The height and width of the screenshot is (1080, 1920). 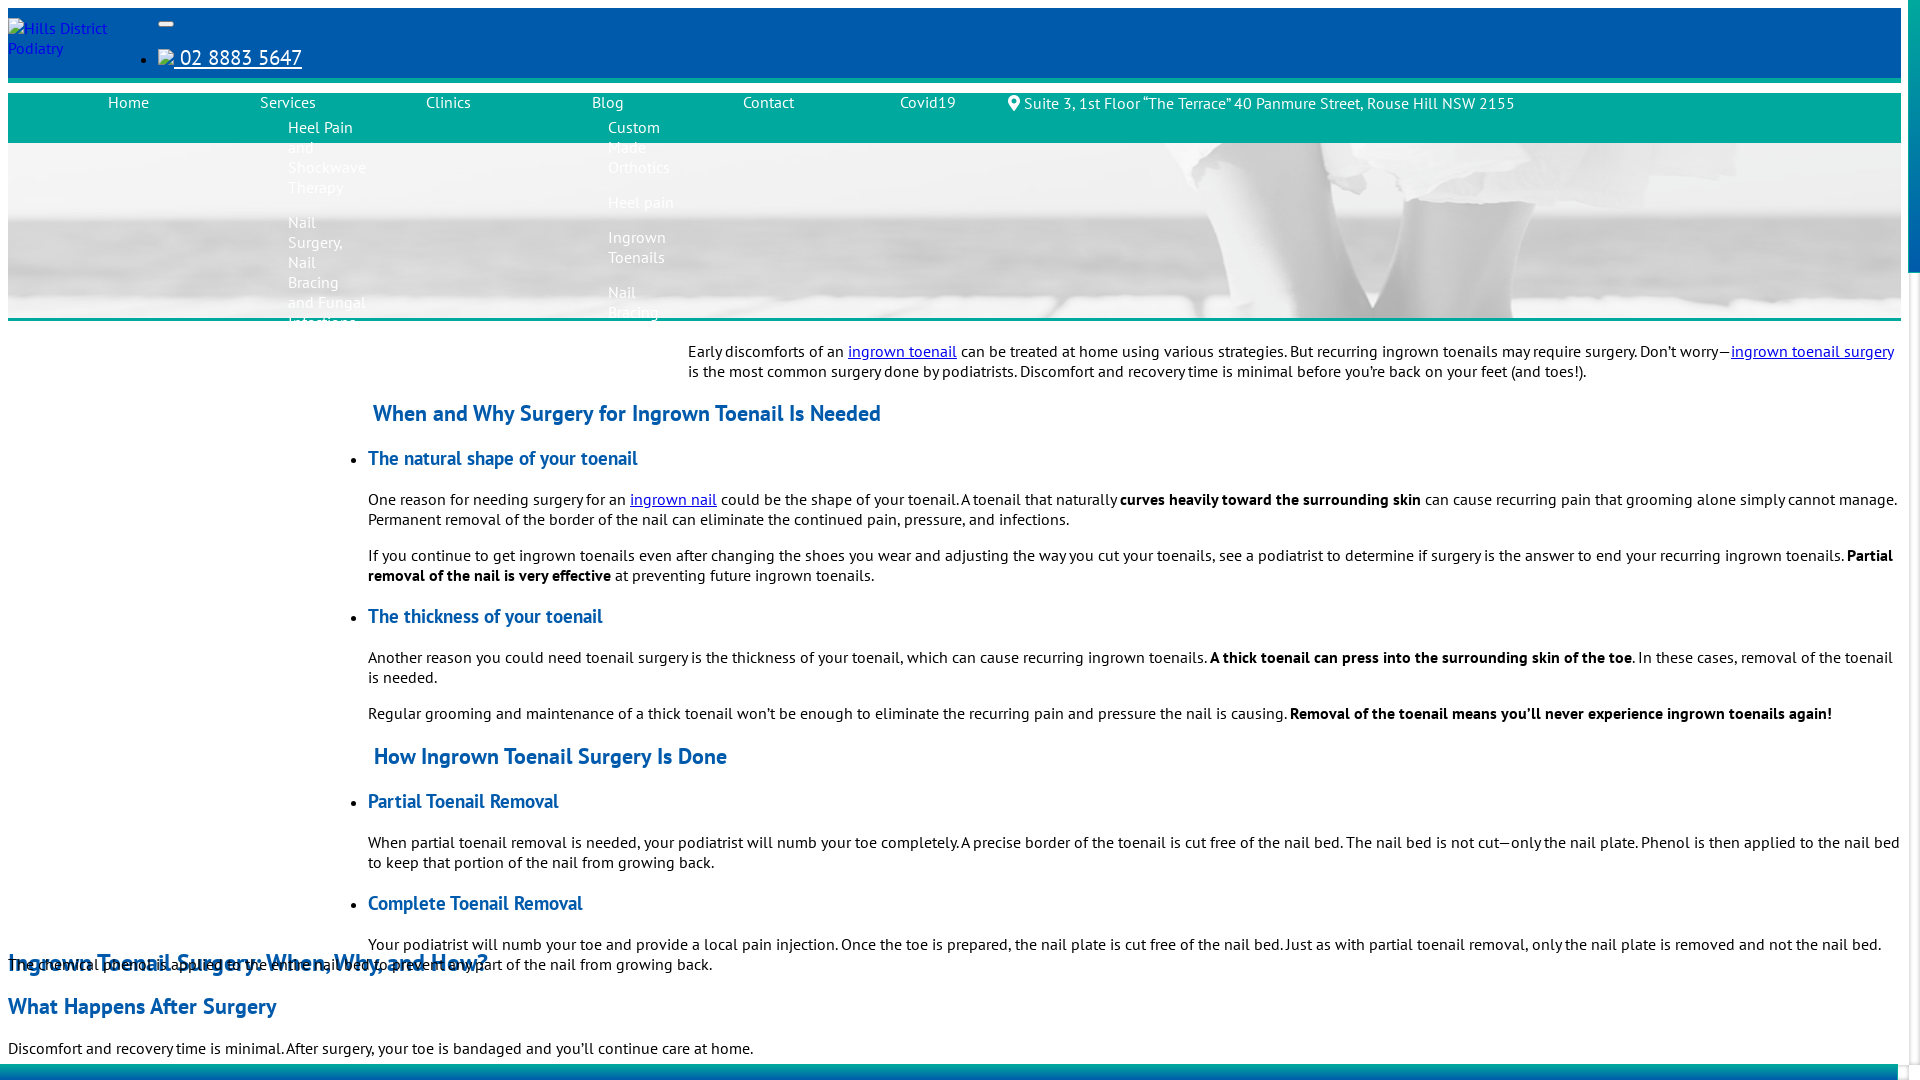 I want to click on 'Shockwave Therapy', so click(x=607, y=356).